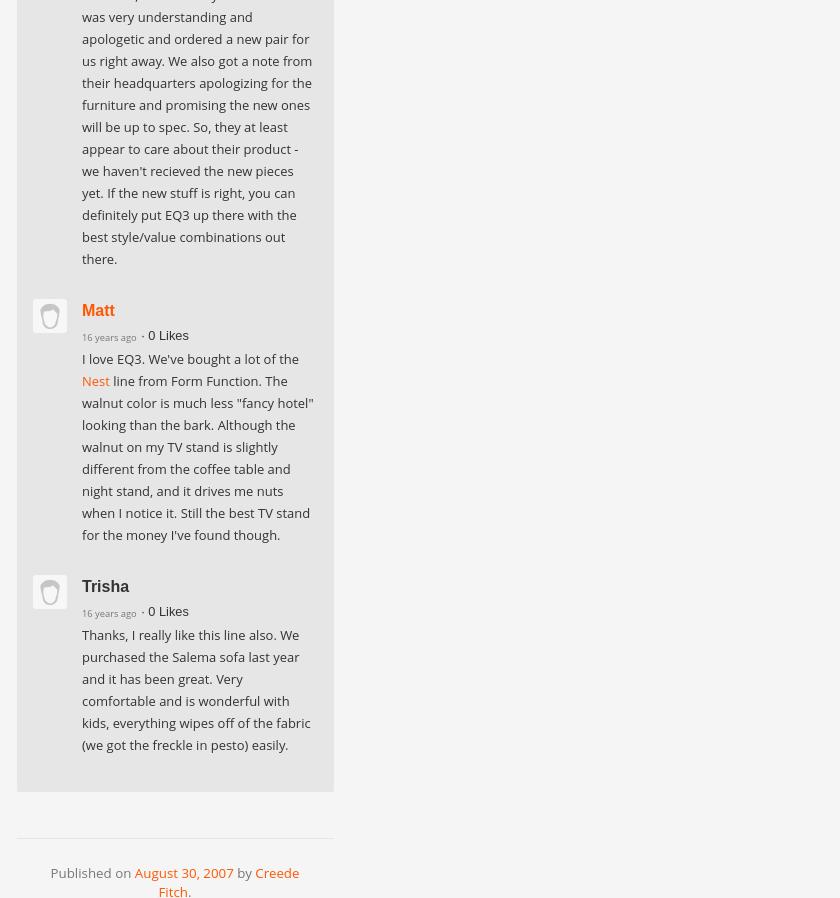 The image size is (840, 898). Describe the element at coordinates (95, 381) in the screenshot. I see `'Nest'` at that location.